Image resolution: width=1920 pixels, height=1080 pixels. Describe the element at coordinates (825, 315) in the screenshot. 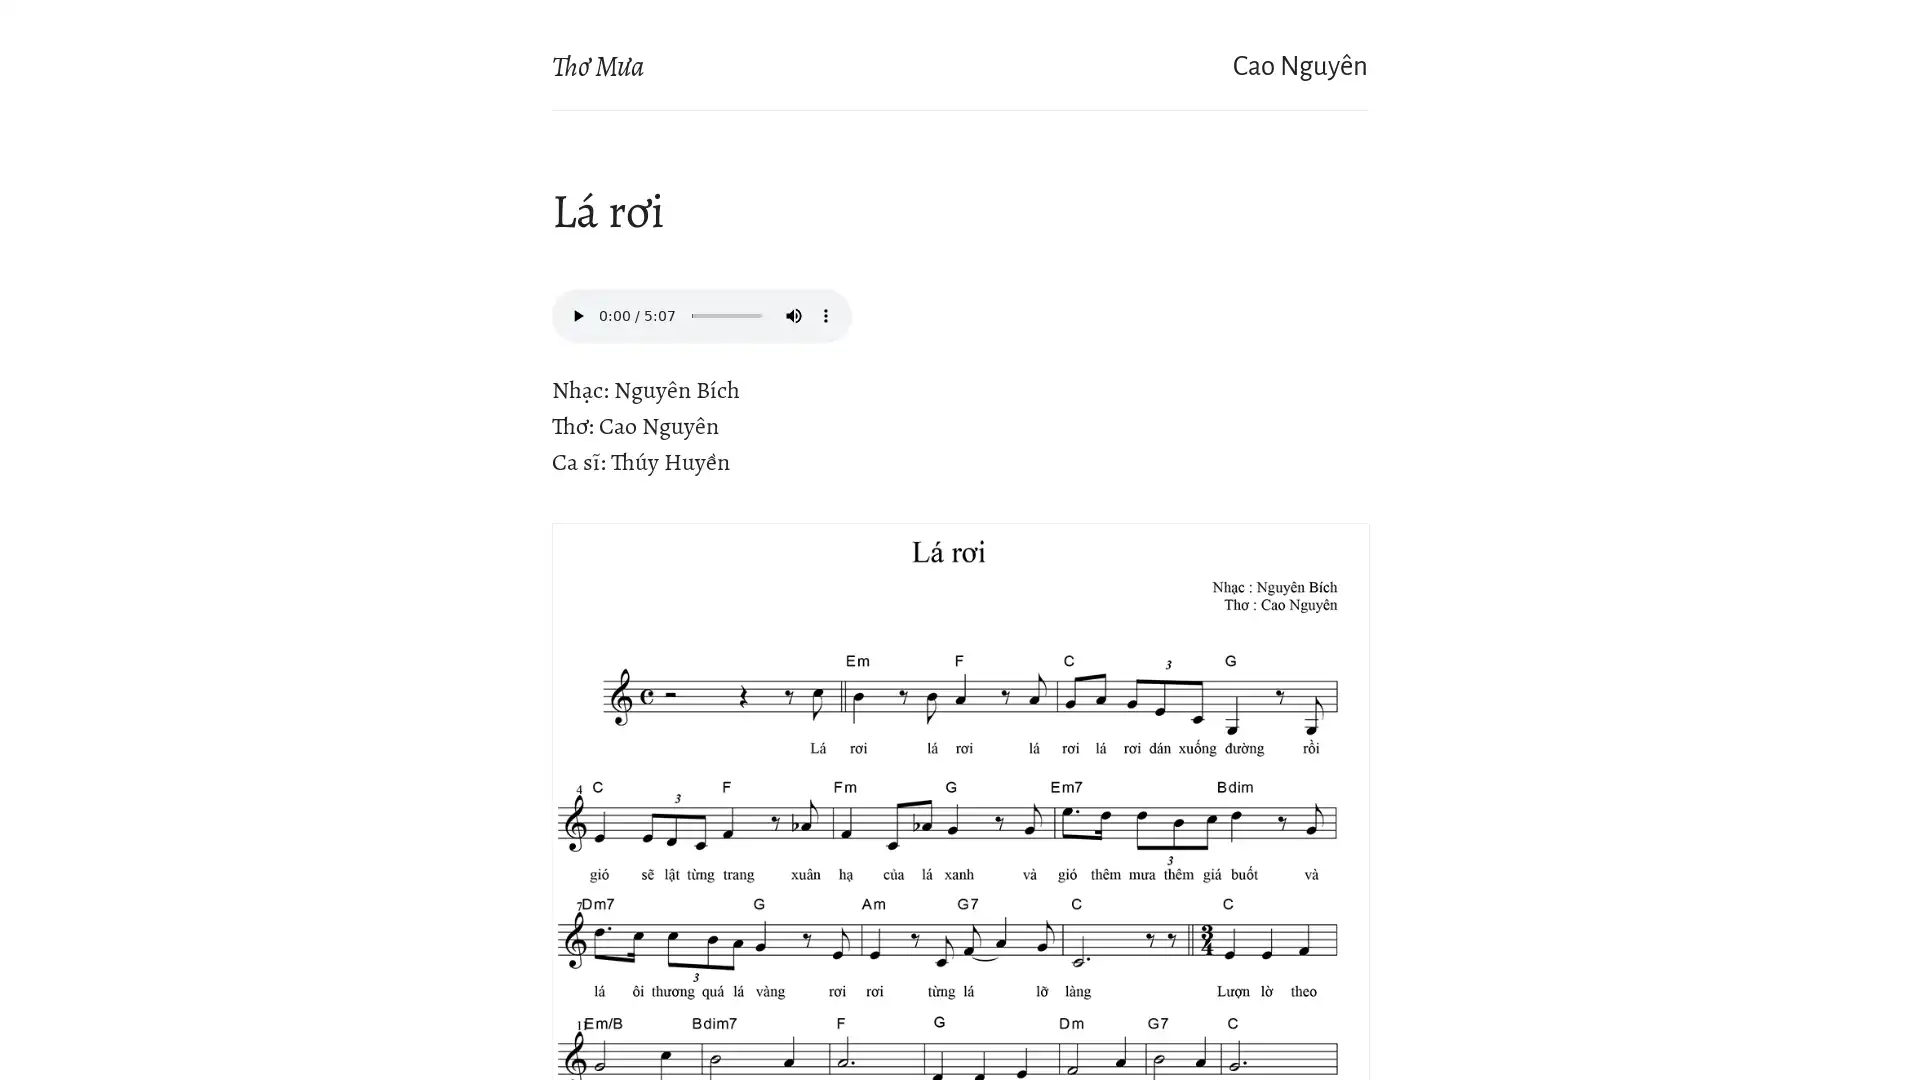

I see `show more media controls` at that location.